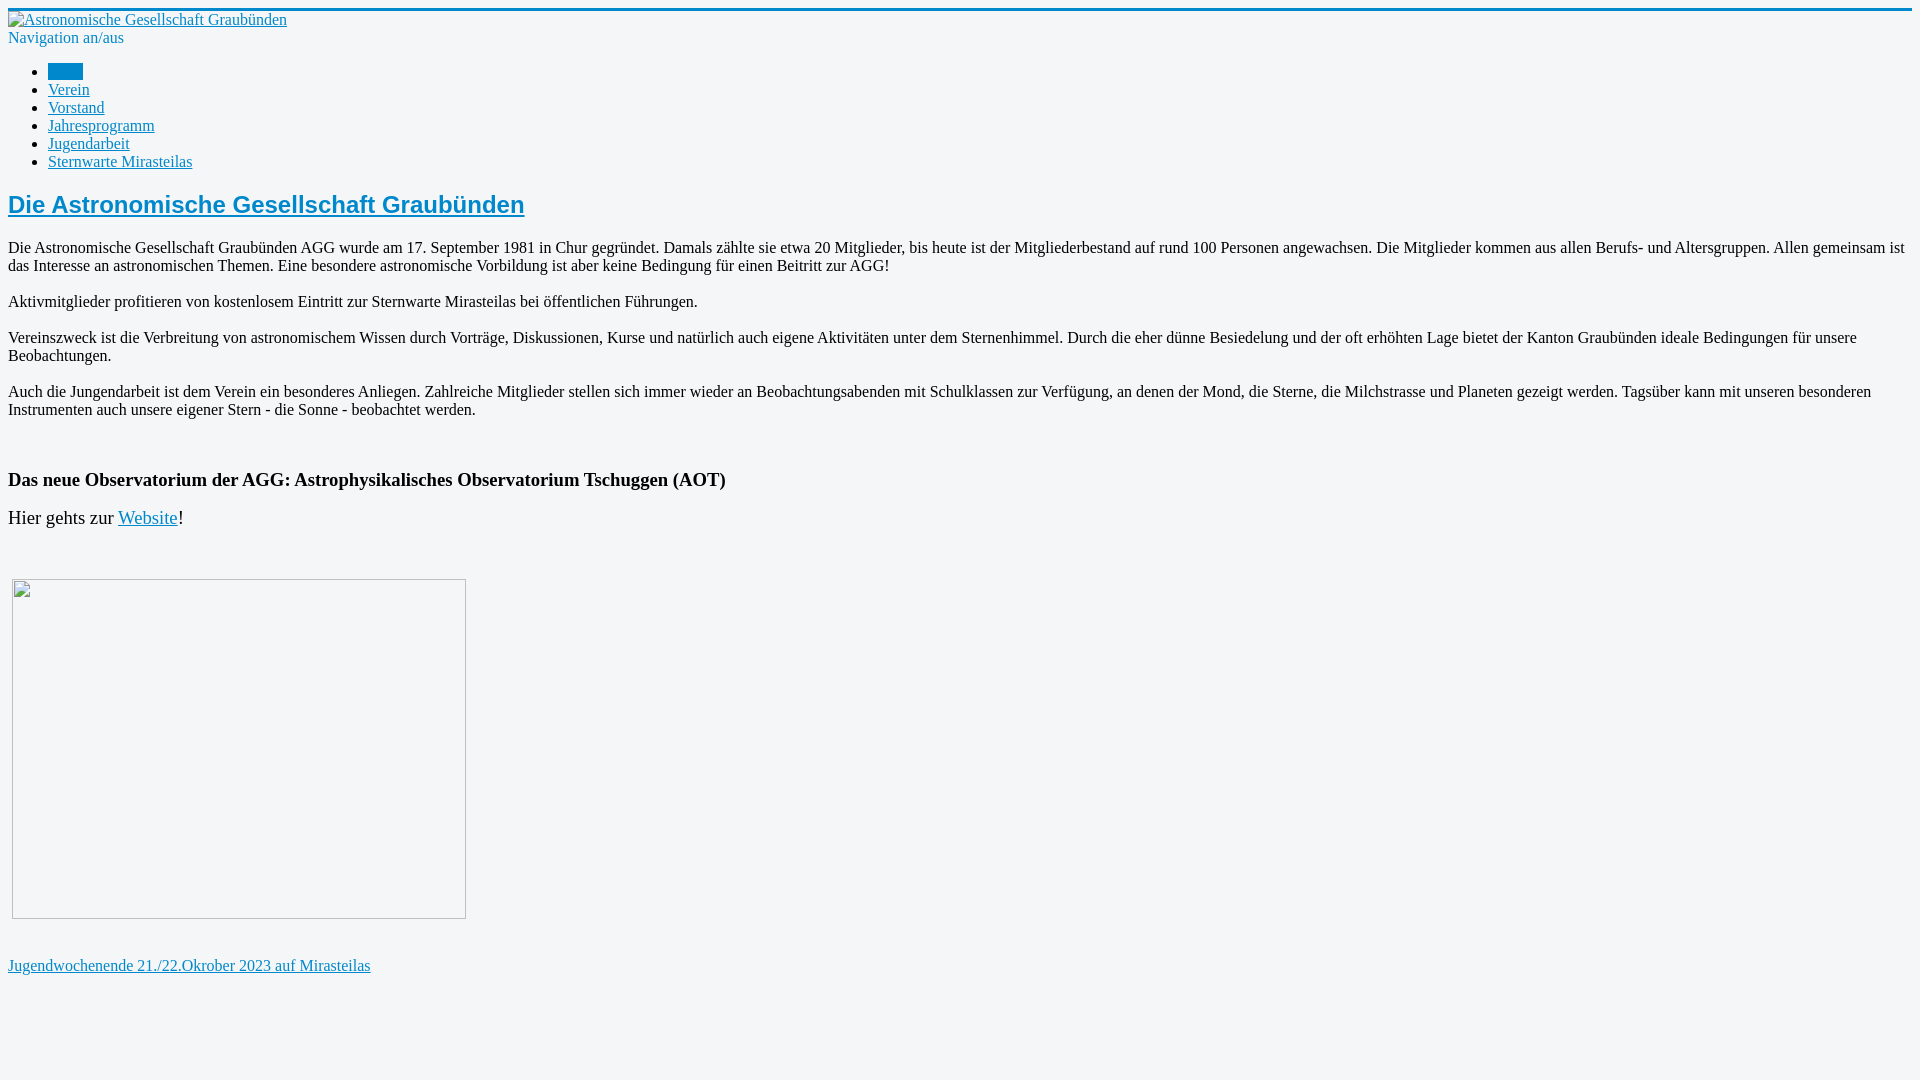 This screenshot has width=1920, height=1080. I want to click on 'Vorstand', so click(76, 107).